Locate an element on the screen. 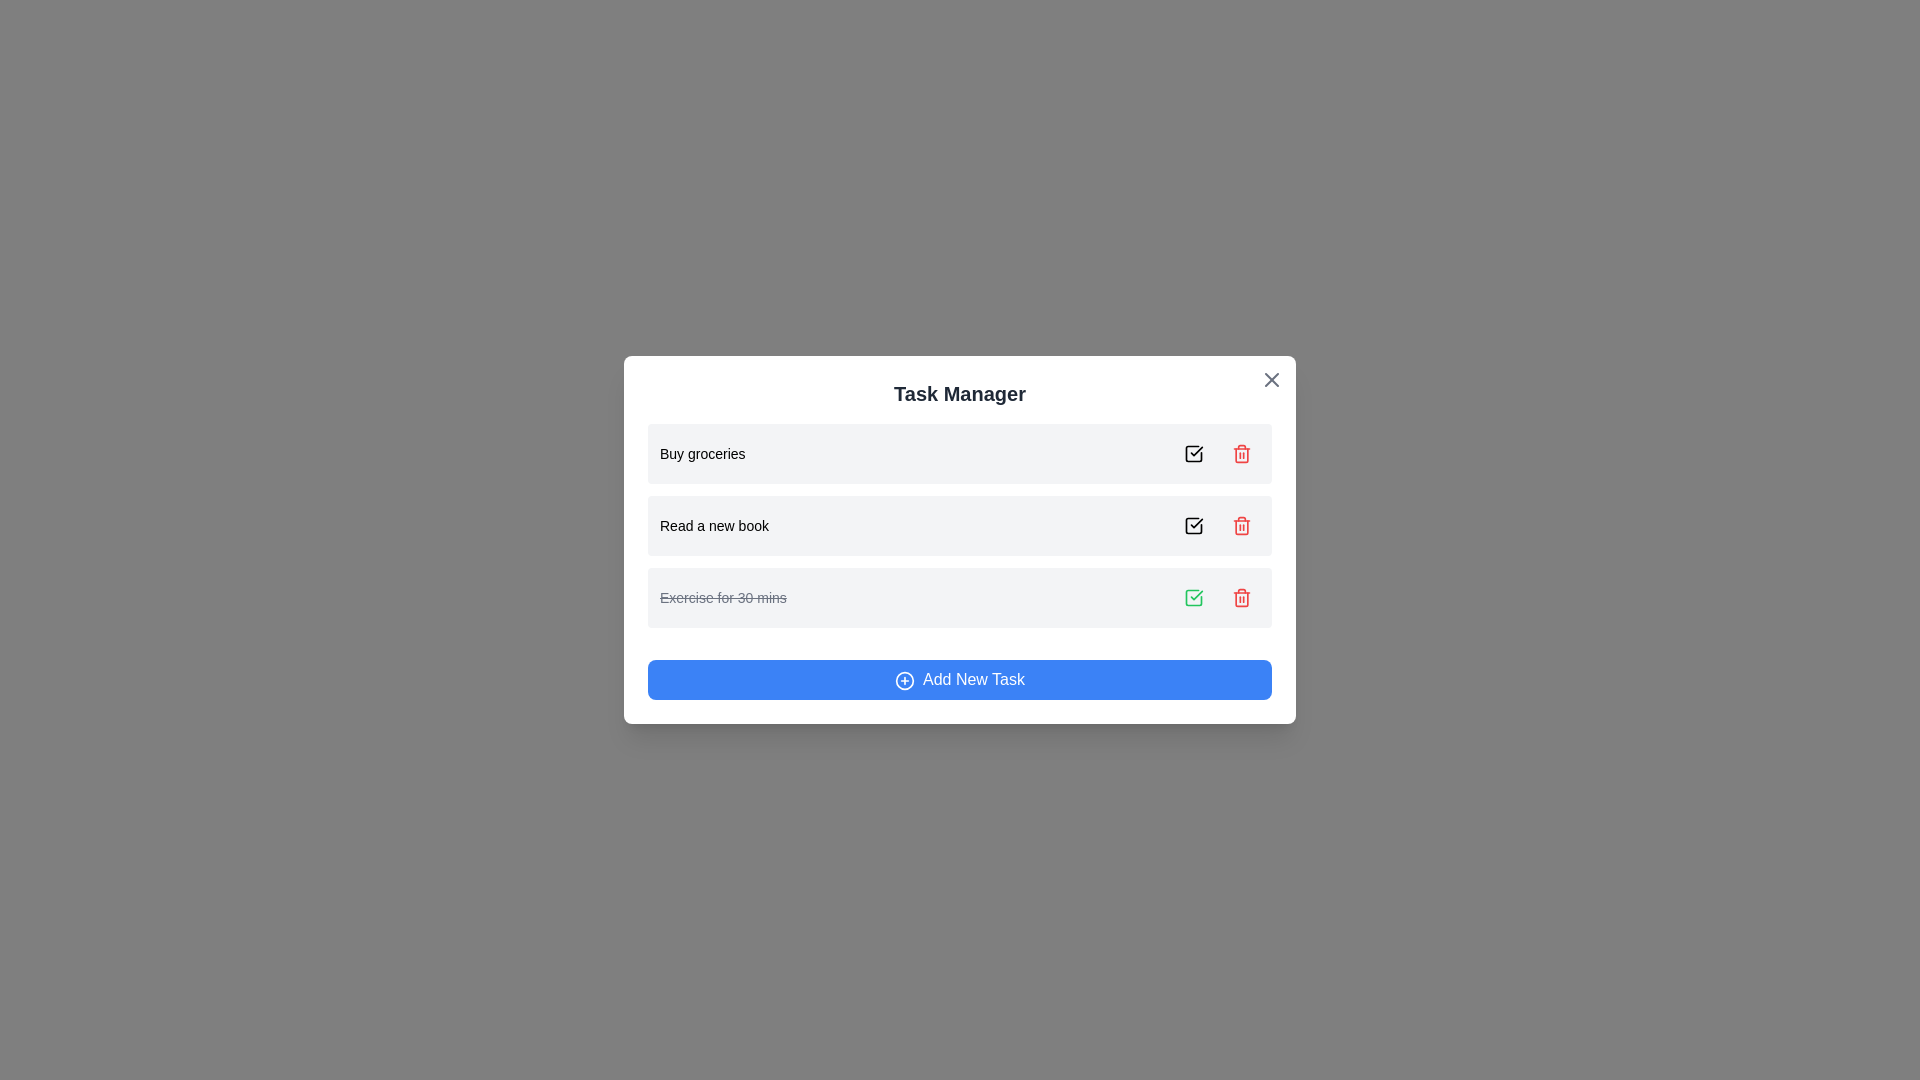 The height and width of the screenshot is (1080, 1920). the checkbox-like icon with a check mark next to the task 'Read a new book' to mark the task as complete is located at coordinates (1194, 524).